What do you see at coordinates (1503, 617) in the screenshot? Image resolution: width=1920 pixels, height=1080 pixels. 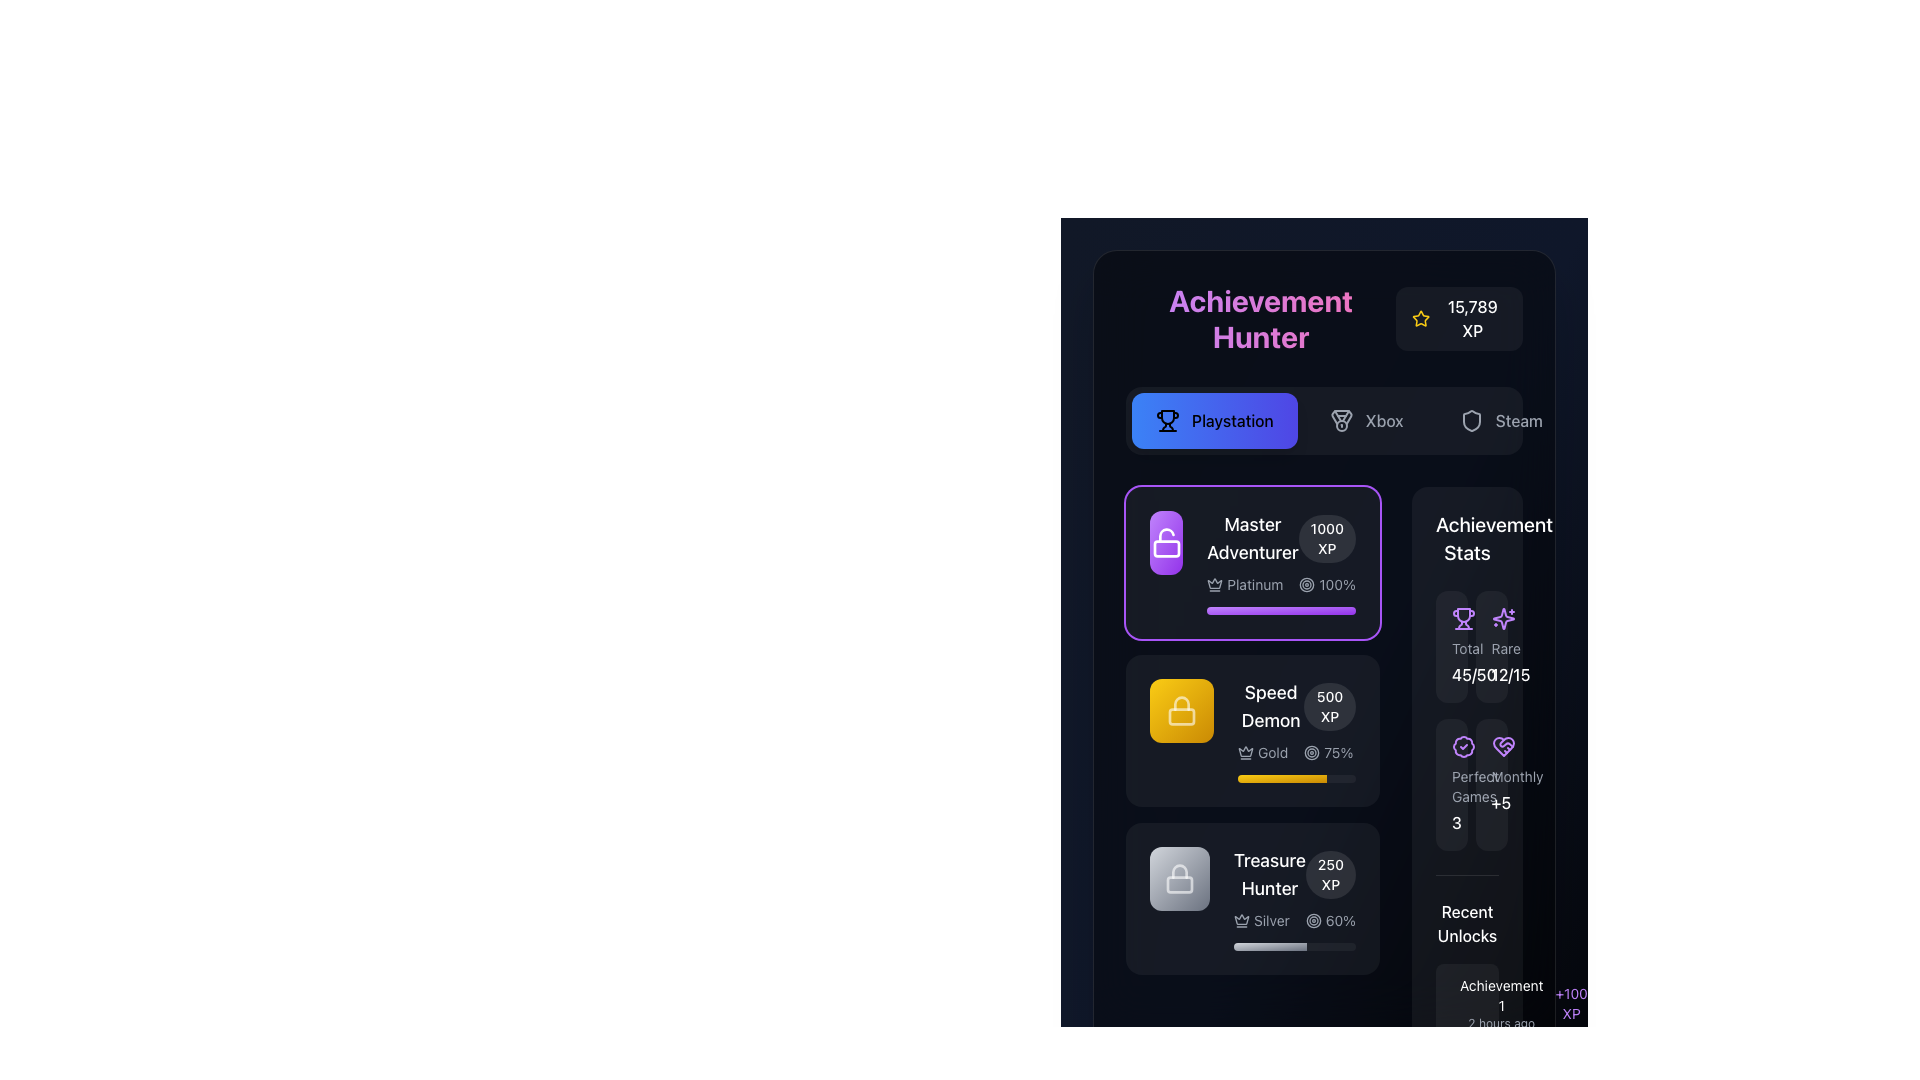 I see `the central SVG graphic icon in the Achievement Stats section, which is the largest among its siblings and located in the header area on the right side` at bounding box center [1503, 617].